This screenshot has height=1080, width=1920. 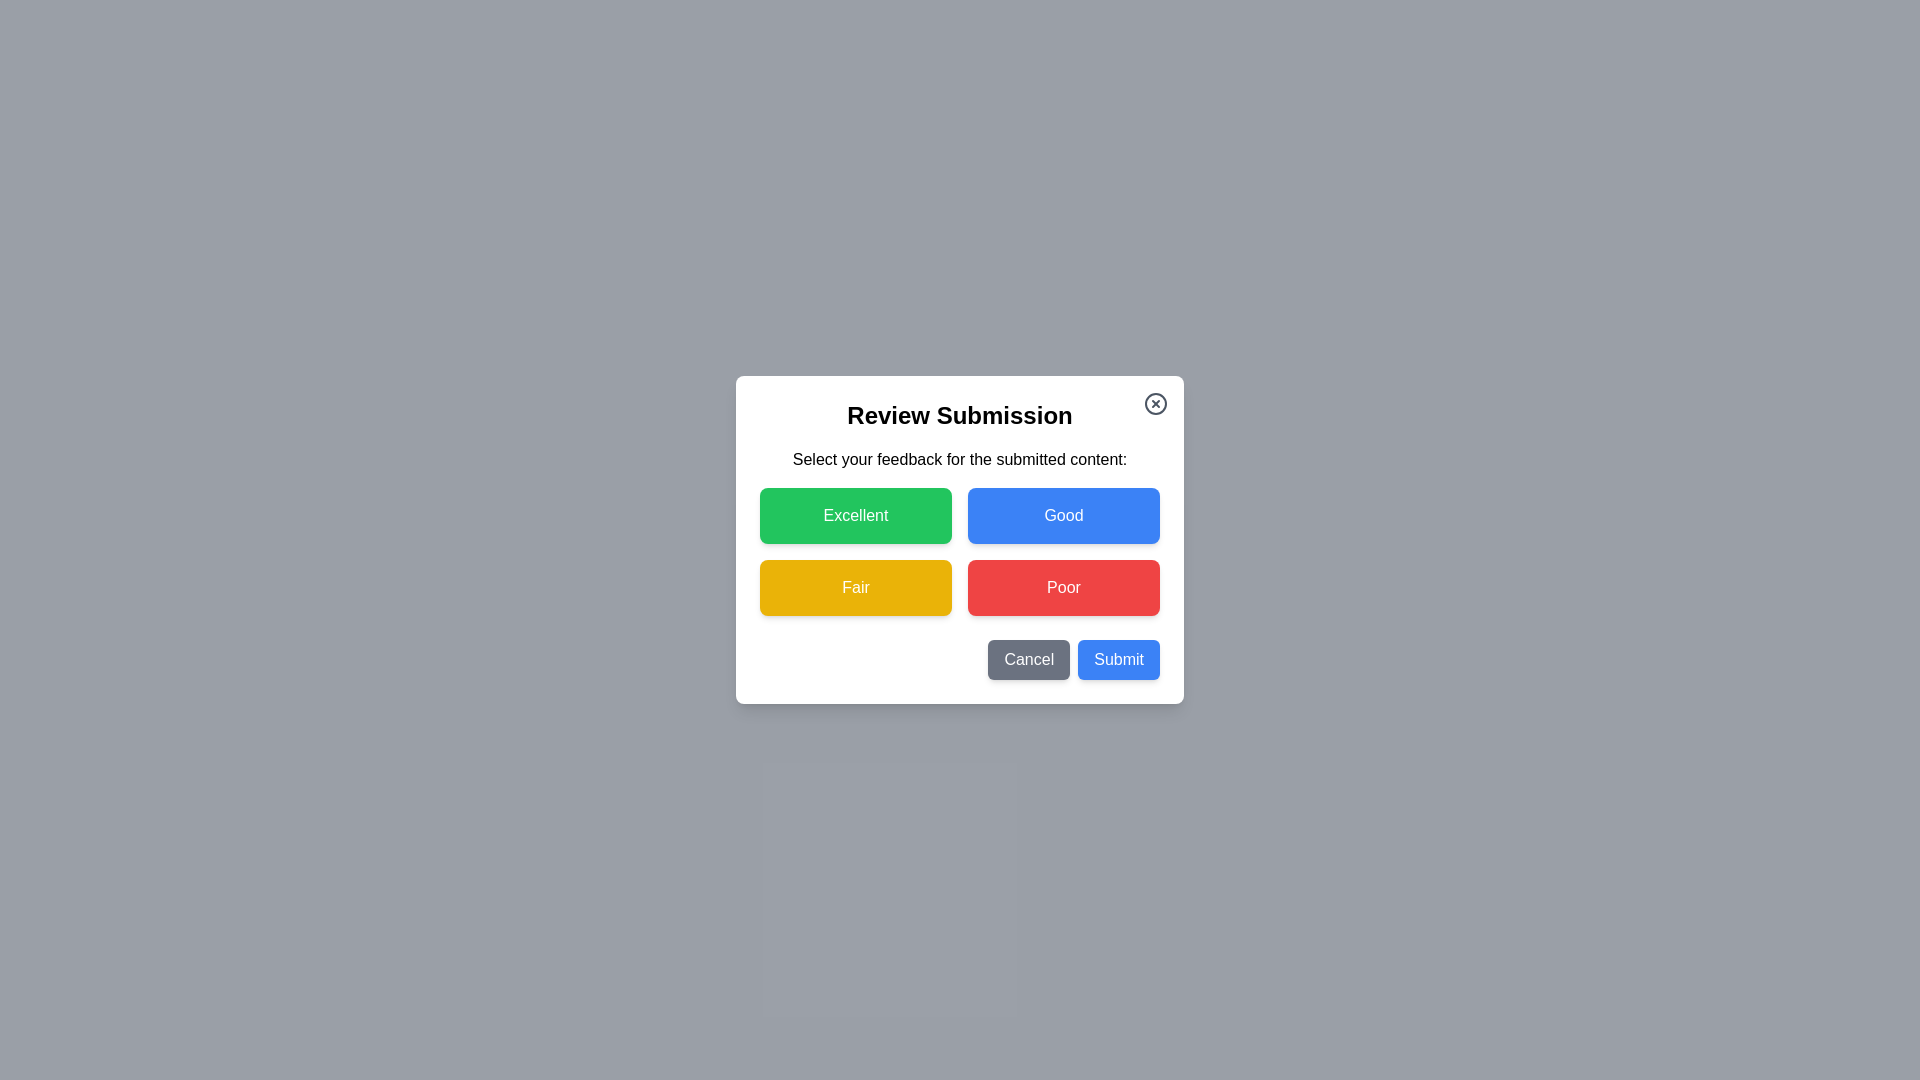 What do you see at coordinates (1063, 515) in the screenshot?
I see `the button labeled Good to select the corresponding feedback` at bounding box center [1063, 515].